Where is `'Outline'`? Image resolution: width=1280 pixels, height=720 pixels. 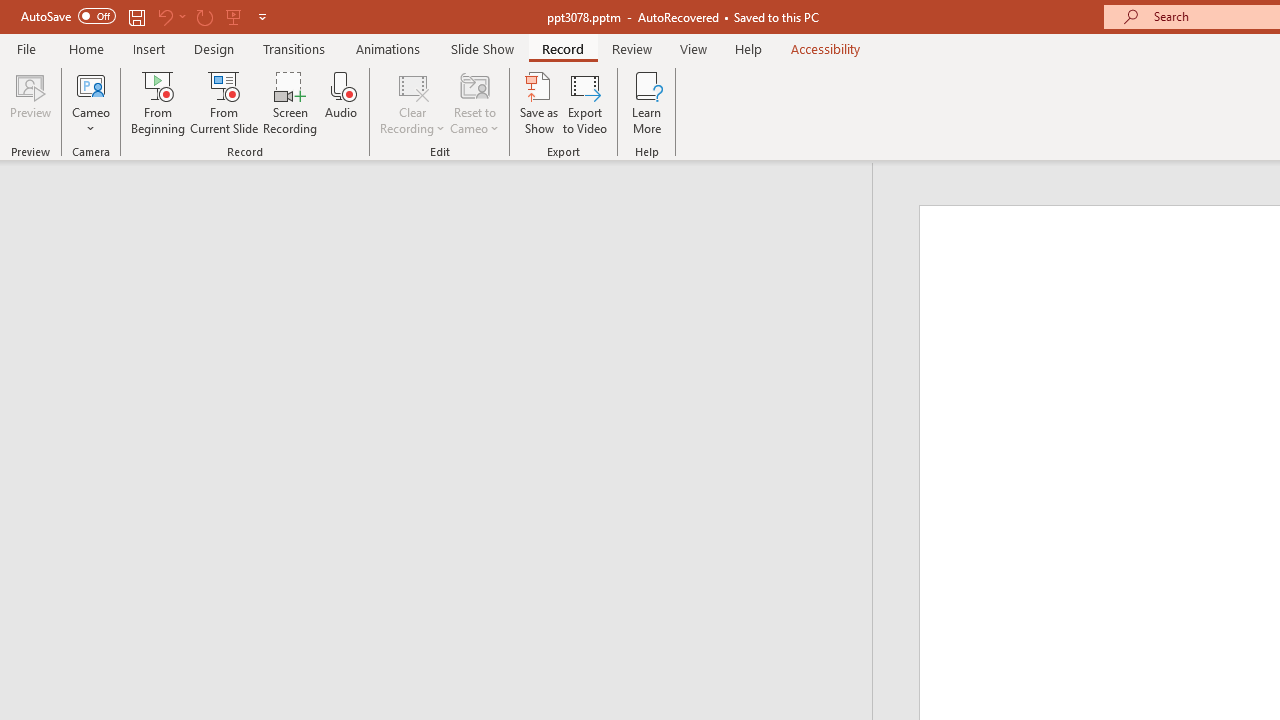
'Outline' is located at coordinates (444, 202).